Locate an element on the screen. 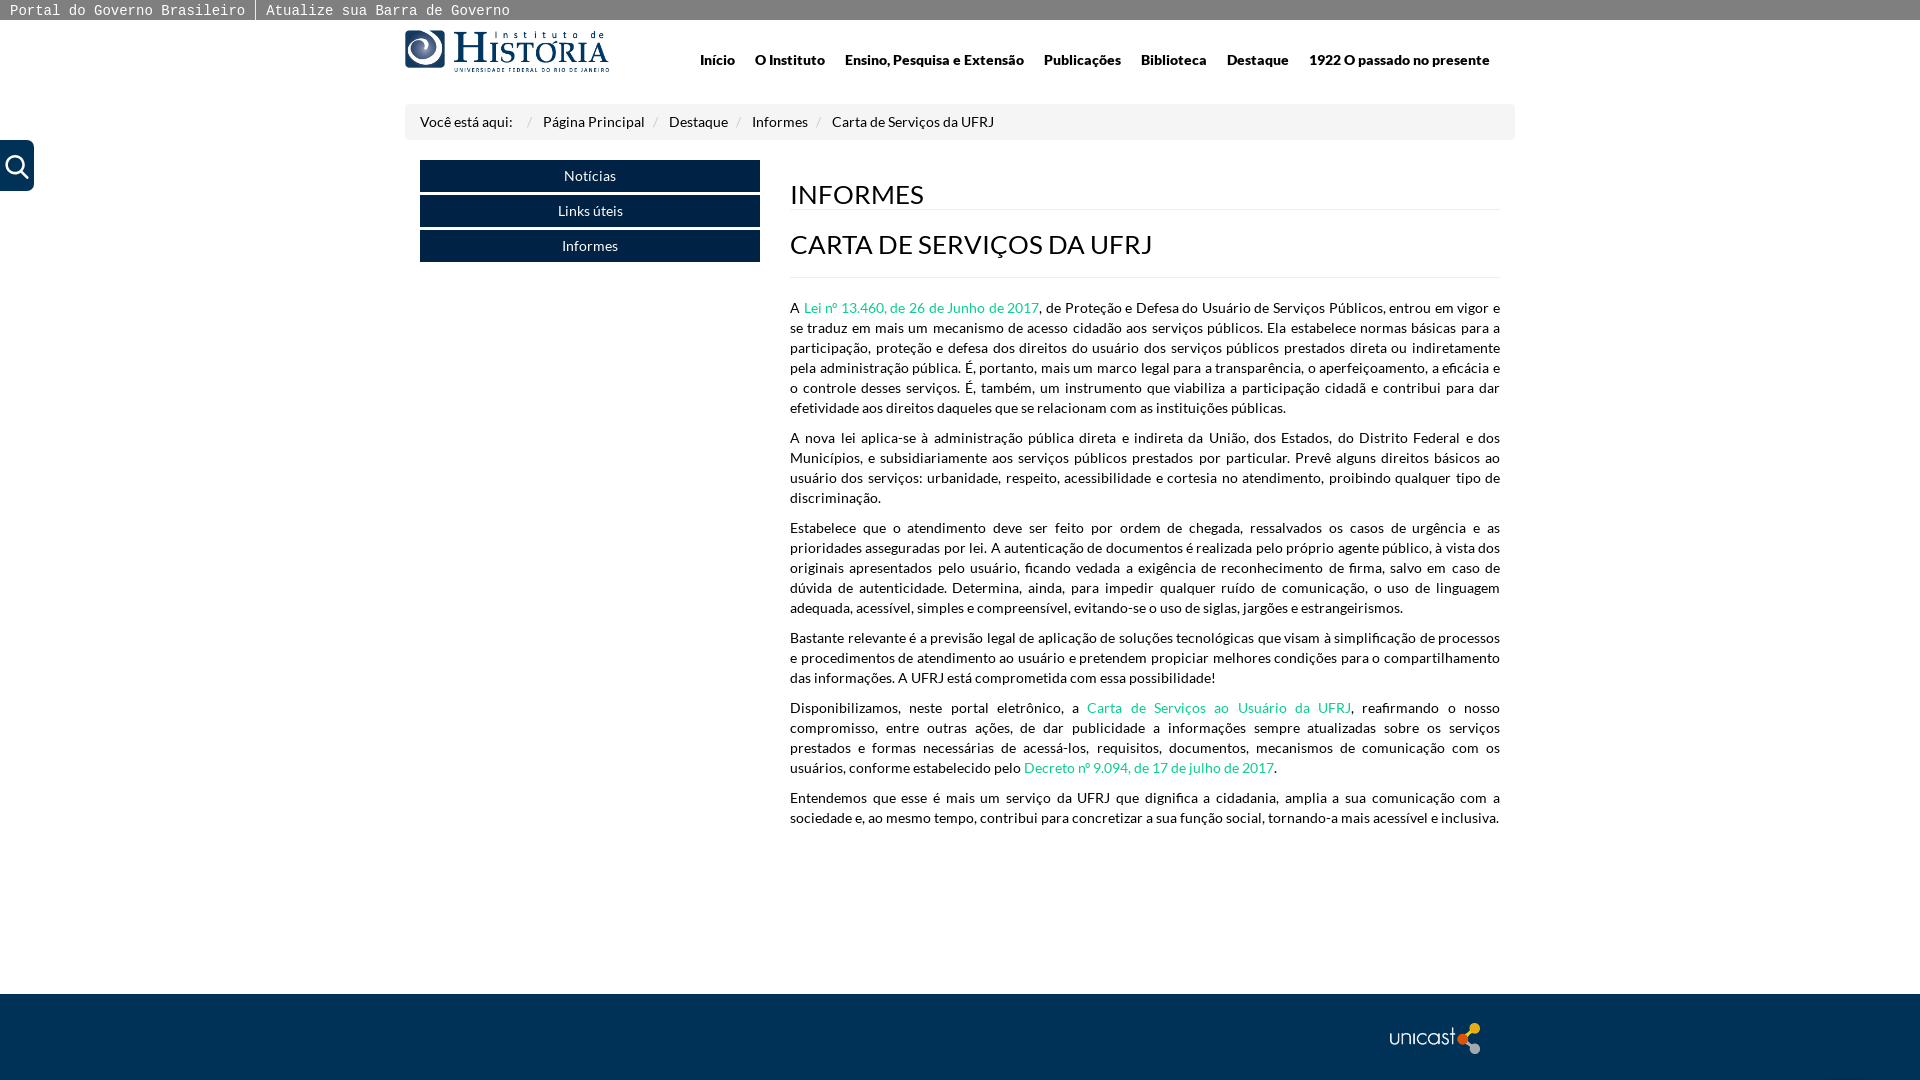 Image resolution: width=1920 pixels, height=1080 pixels. 'Destaque' is located at coordinates (698, 121).